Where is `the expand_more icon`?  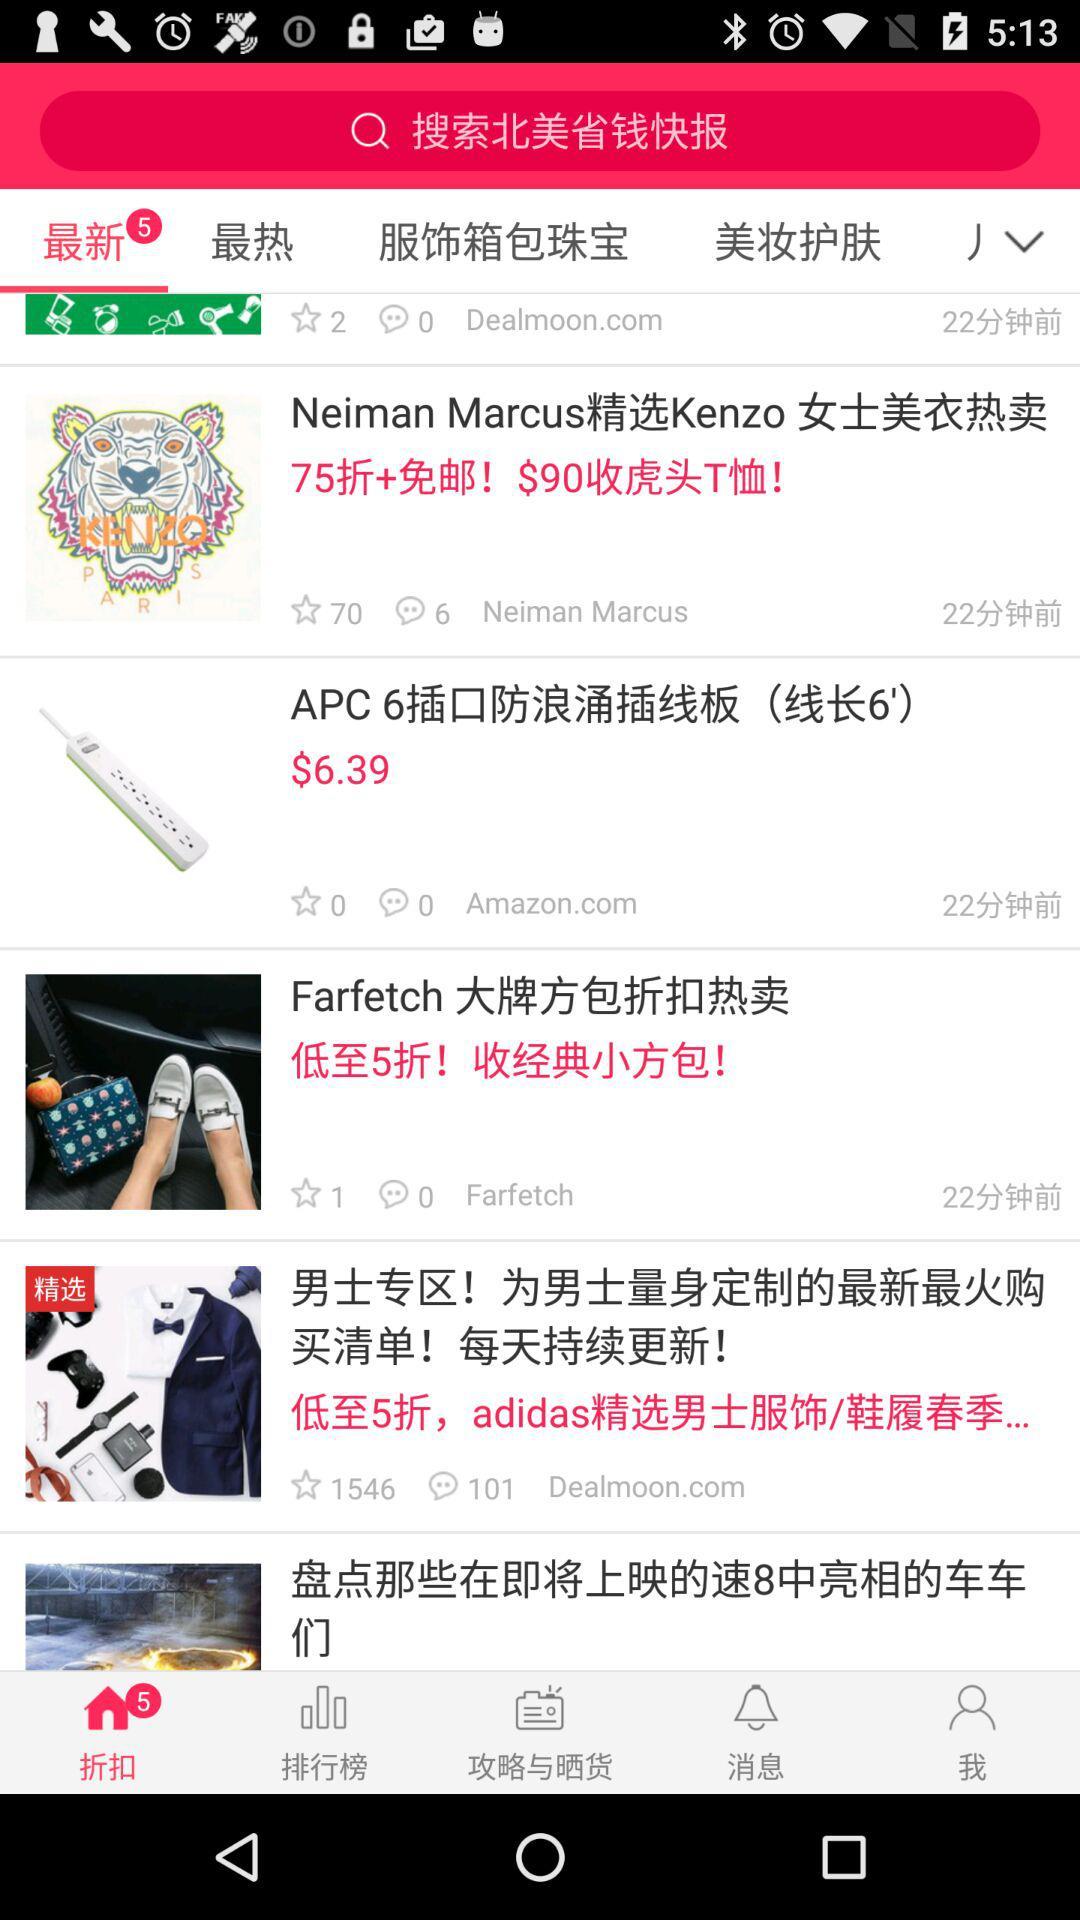
the expand_more icon is located at coordinates (1034, 257).